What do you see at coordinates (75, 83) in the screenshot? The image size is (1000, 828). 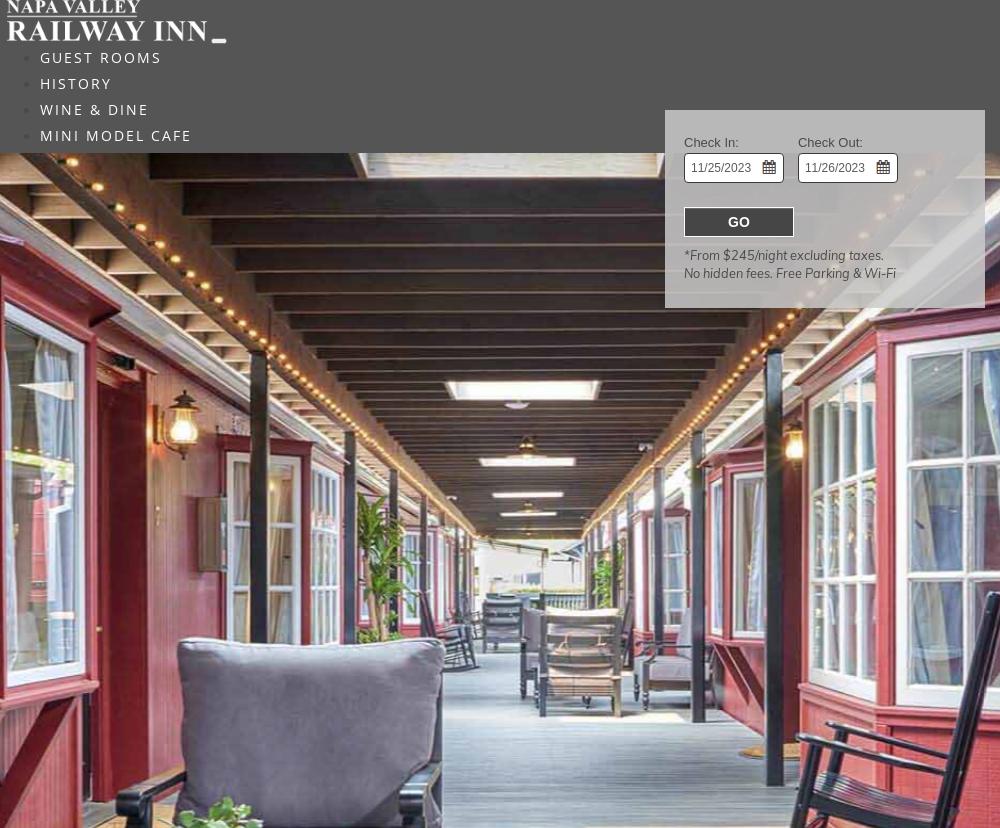 I see `'HISTORY'` at bounding box center [75, 83].